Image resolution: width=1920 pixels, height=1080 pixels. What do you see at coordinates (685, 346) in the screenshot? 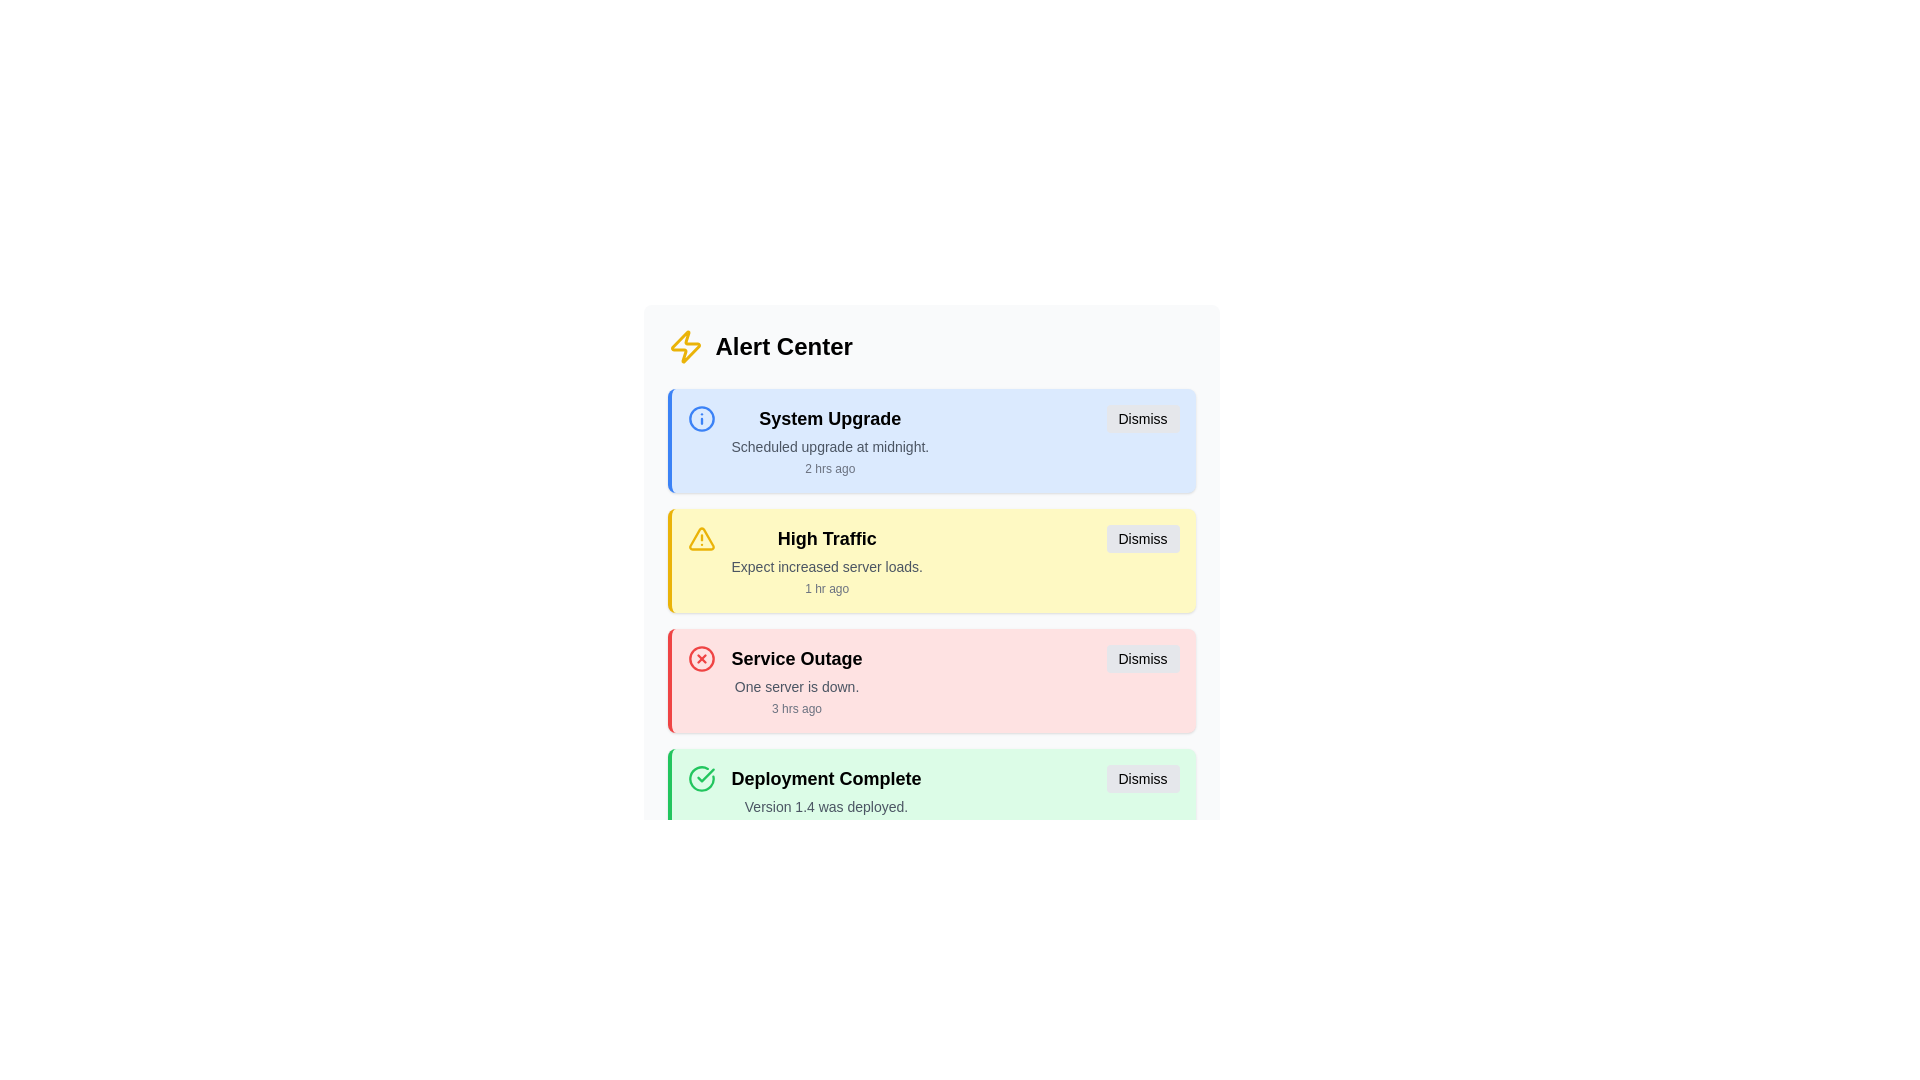
I see `the yellow lightning bolt icon in the Alert Center interface, which is positioned near the top left adjacent to the 'Alert Center' title text` at bounding box center [685, 346].